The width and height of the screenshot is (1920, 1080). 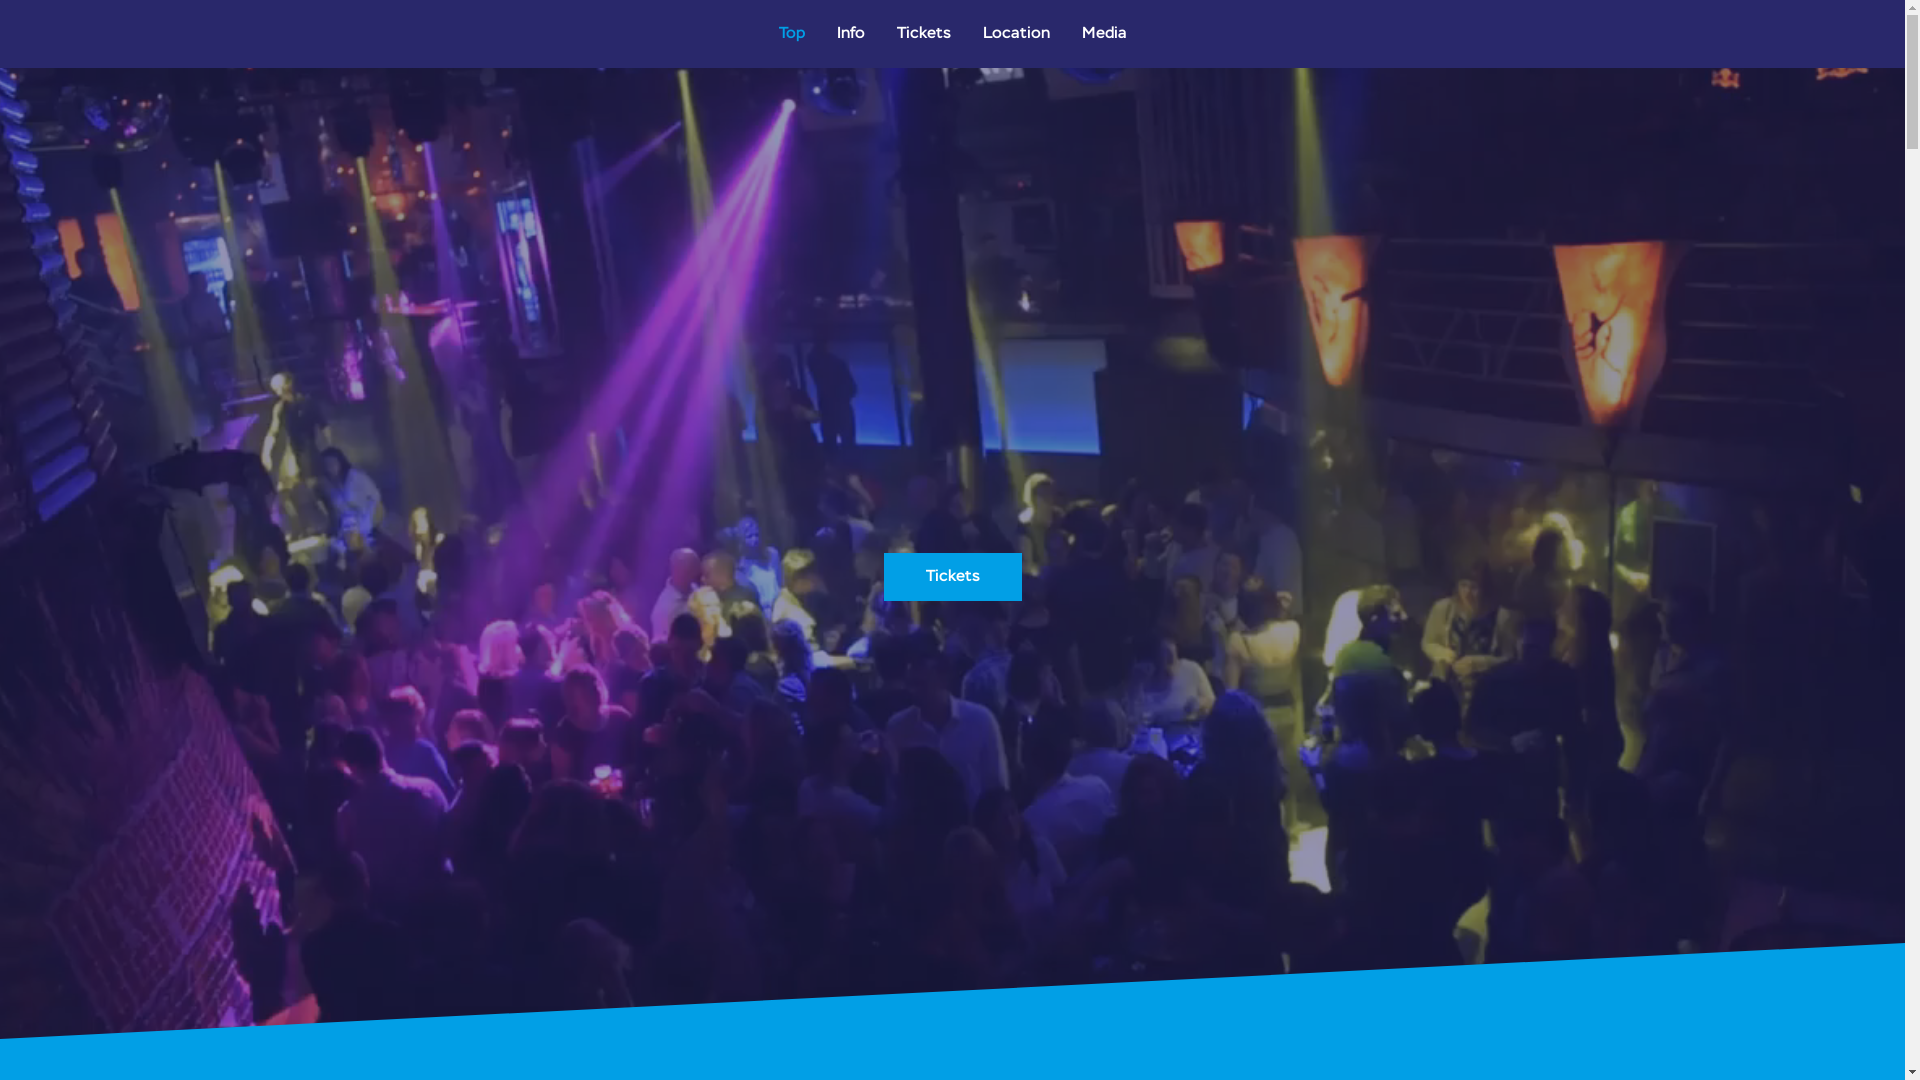 I want to click on 'Info', so click(x=849, y=34).